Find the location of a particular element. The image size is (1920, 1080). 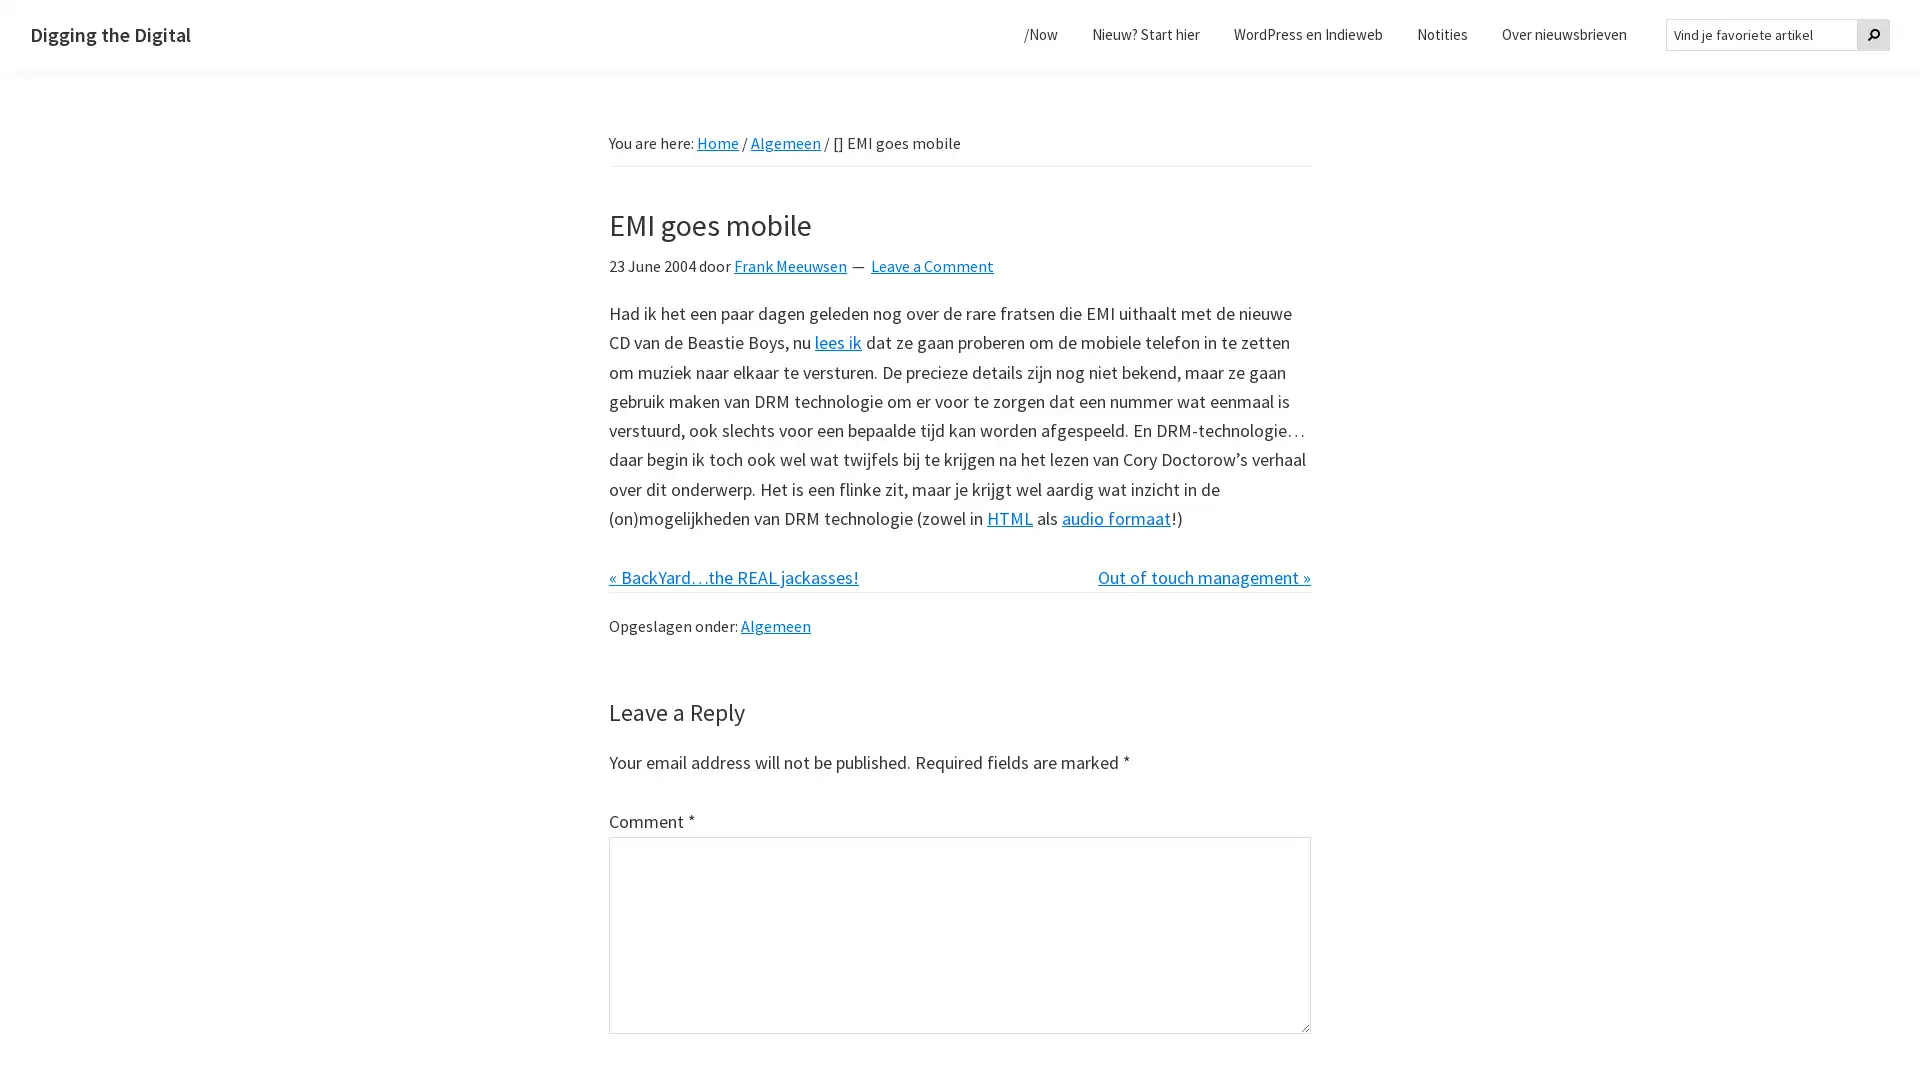

Search is located at coordinates (1872, 34).